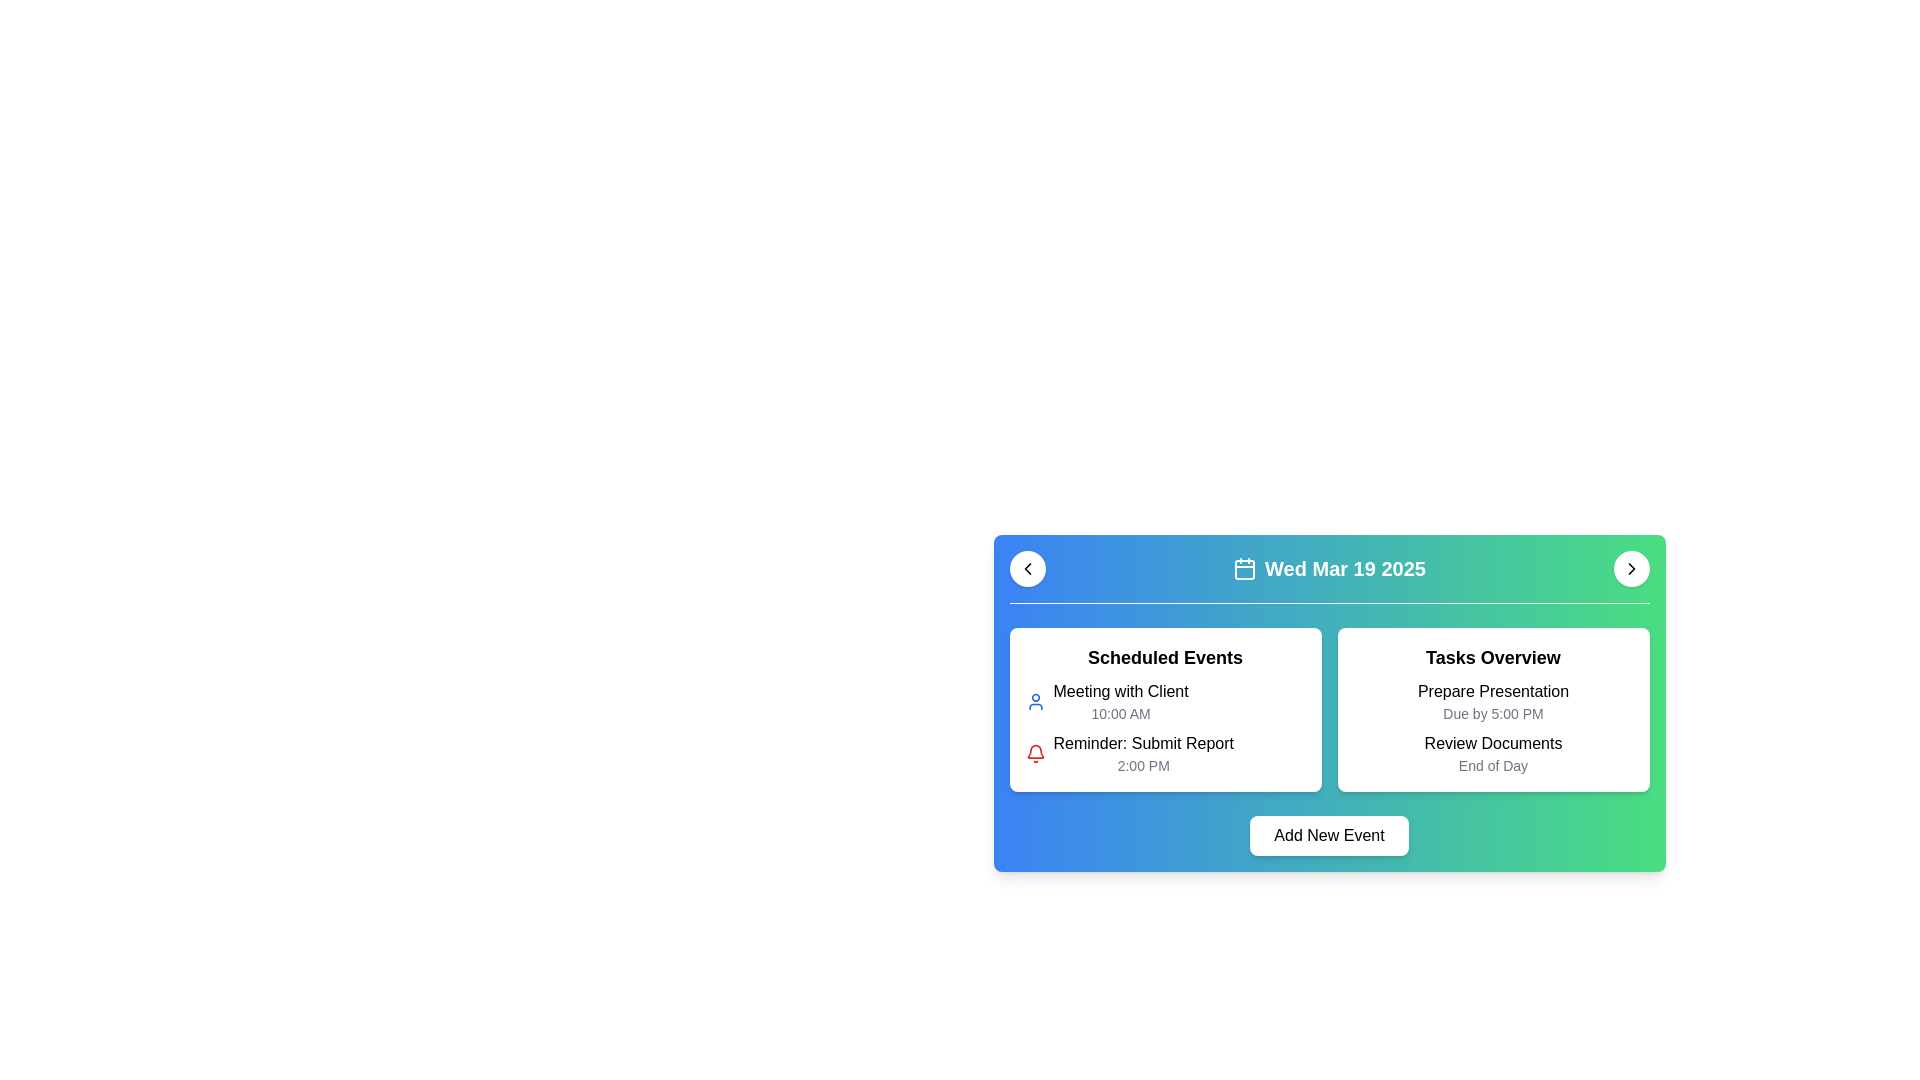 This screenshot has width=1920, height=1080. Describe the element at coordinates (1493, 765) in the screenshot. I see `the 'End of Day' text label, which is a smaller gray text label located beneath the 'Review Documents' text in the 'Tasks Overview' section` at that location.